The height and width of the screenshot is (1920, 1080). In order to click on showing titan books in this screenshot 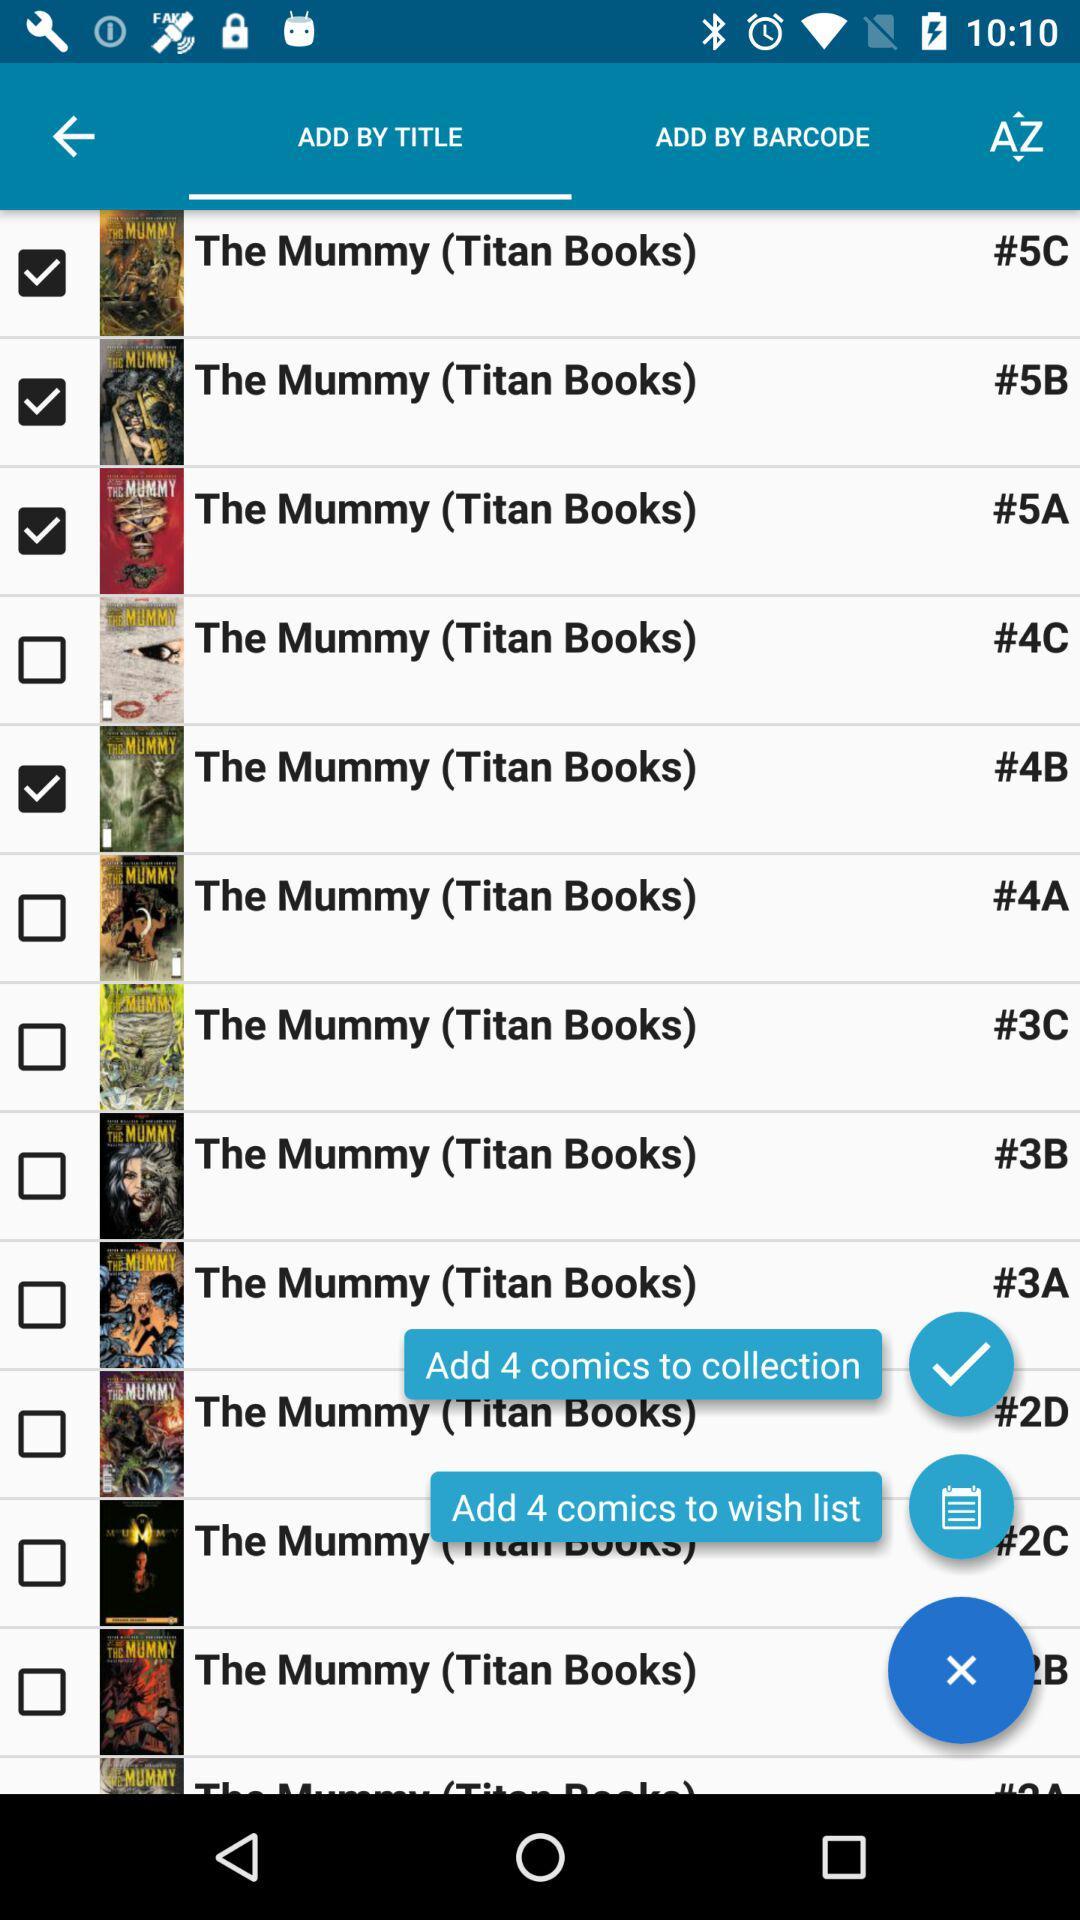, I will do `click(140, 1305)`.